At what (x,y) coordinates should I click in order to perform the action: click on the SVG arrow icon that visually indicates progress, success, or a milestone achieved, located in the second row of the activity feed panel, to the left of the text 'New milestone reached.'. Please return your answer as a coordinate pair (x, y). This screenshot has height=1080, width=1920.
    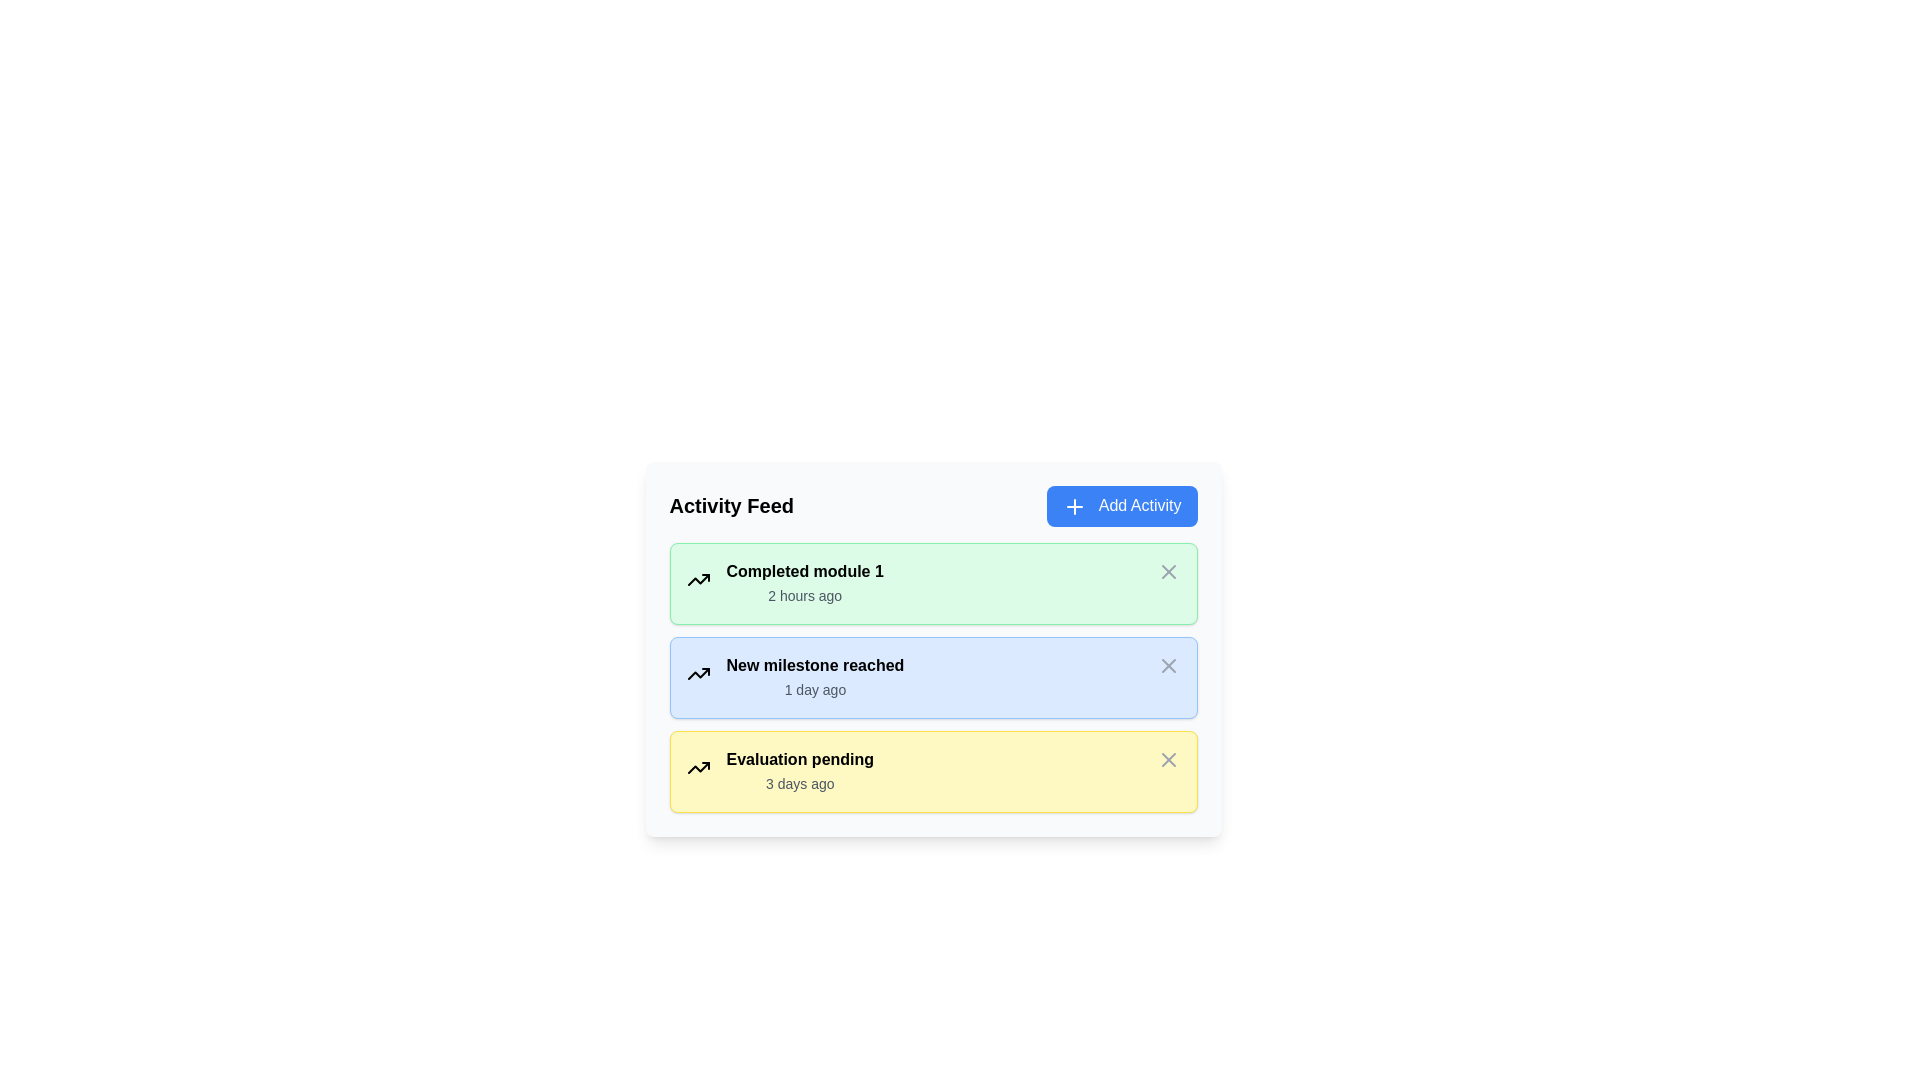
    Looking at the image, I should click on (698, 579).